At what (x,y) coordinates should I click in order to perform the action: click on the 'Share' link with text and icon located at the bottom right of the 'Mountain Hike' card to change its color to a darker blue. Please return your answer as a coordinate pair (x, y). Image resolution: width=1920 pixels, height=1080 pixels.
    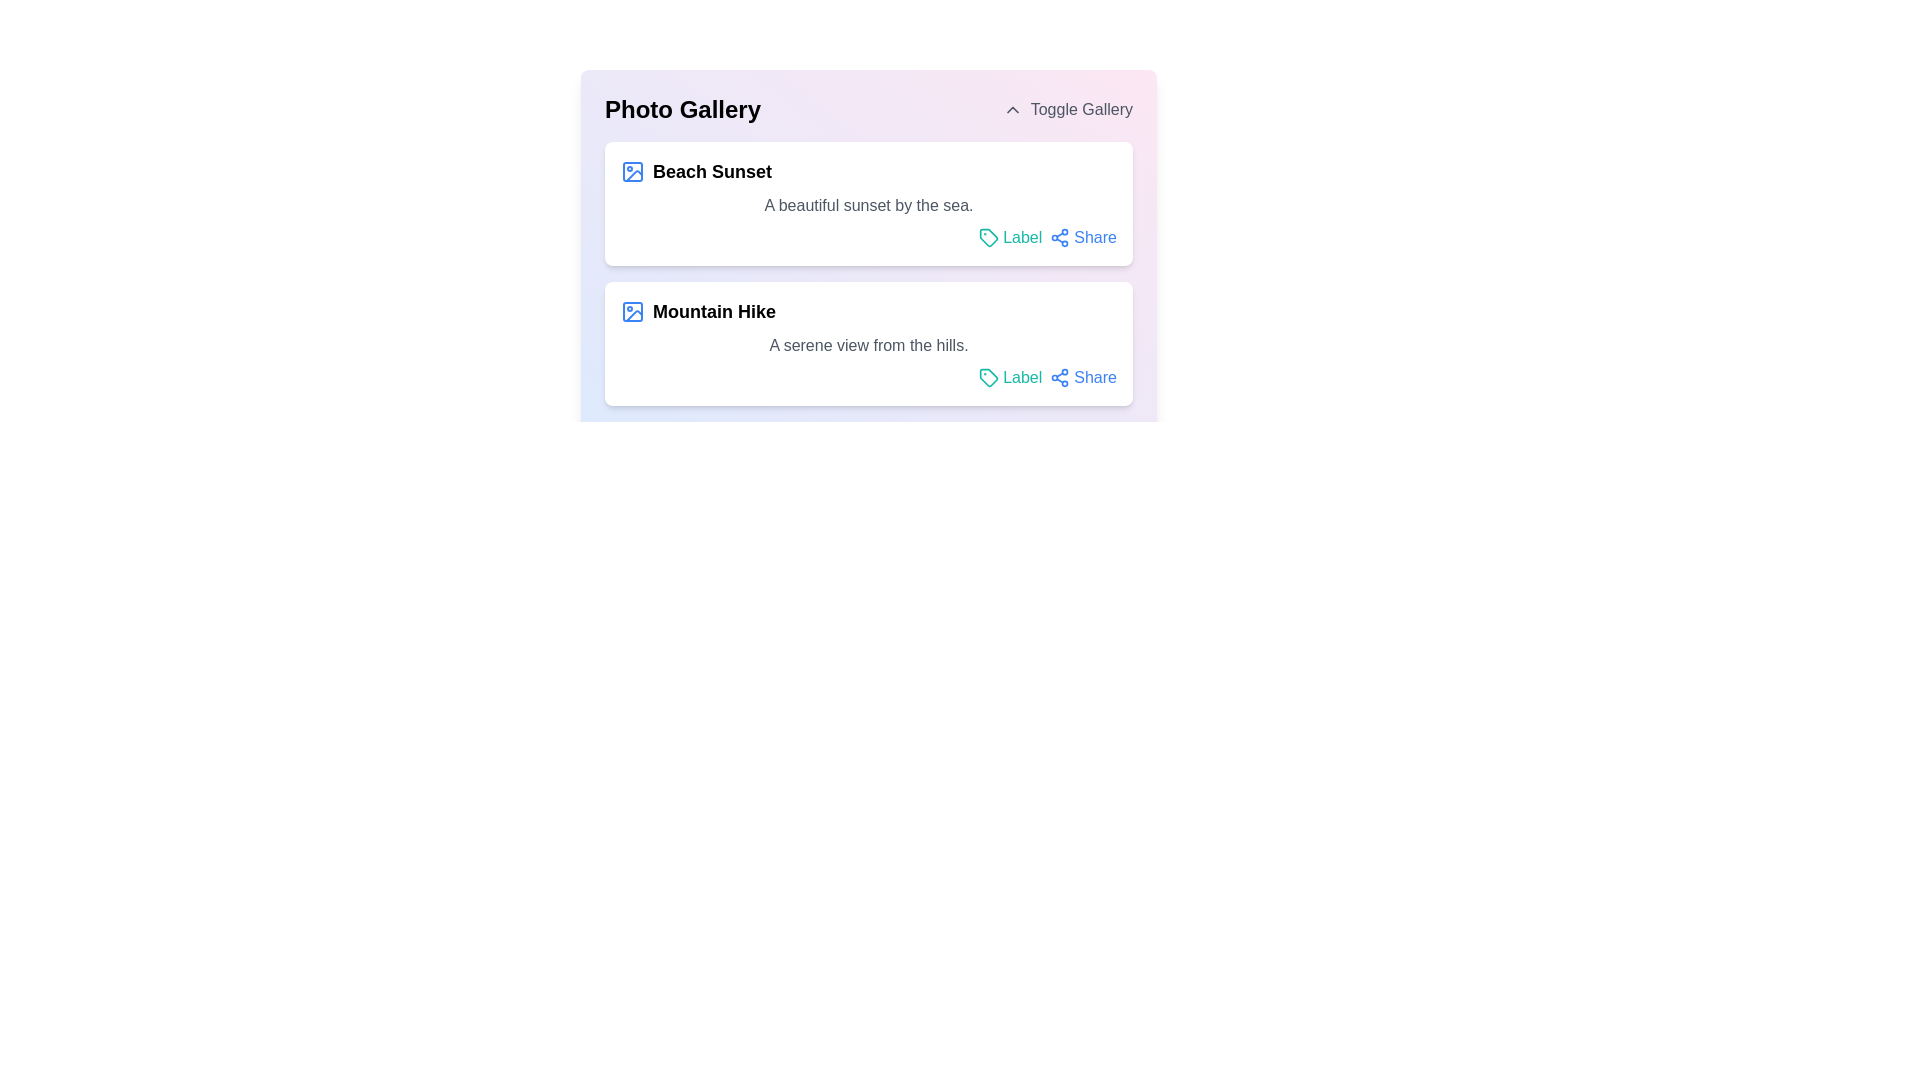
    Looking at the image, I should click on (1082, 378).